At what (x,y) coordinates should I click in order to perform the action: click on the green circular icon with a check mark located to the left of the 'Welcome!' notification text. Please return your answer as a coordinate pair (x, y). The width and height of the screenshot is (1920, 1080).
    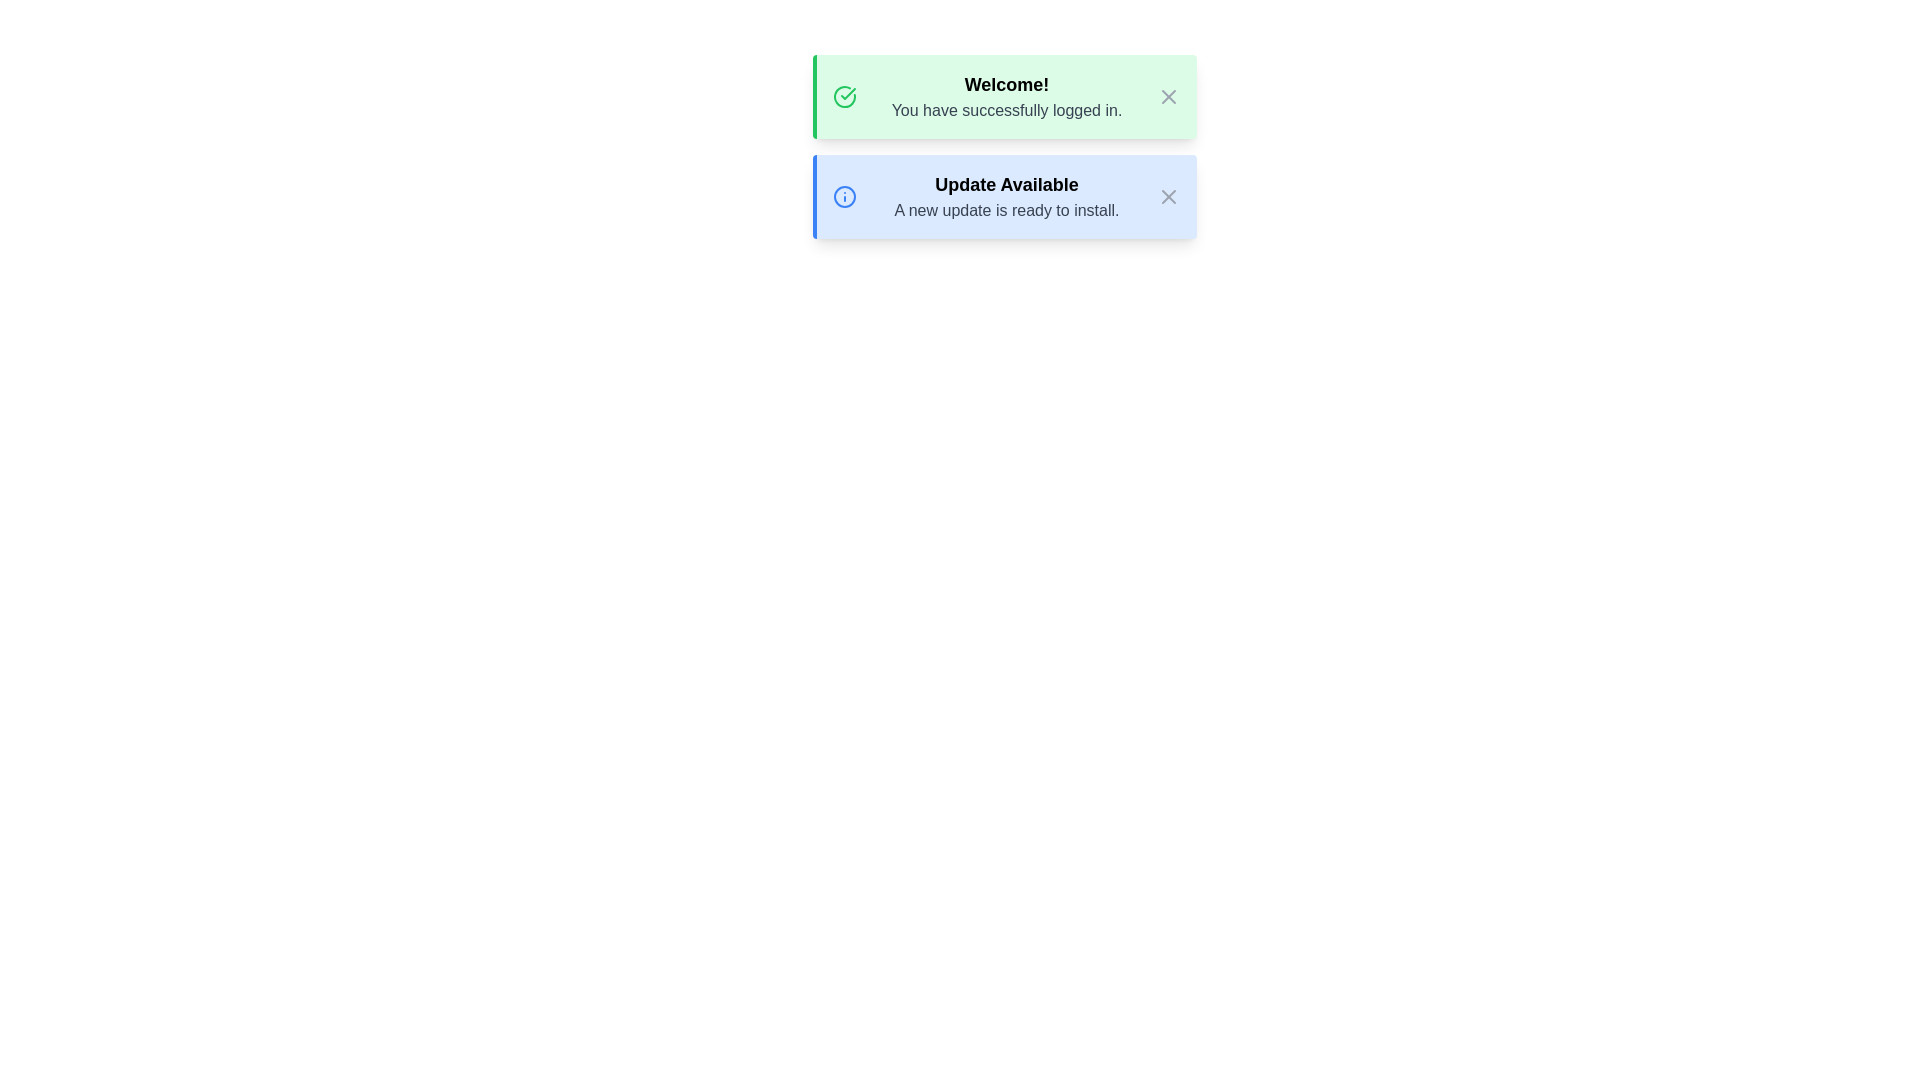
    Looking at the image, I should click on (844, 96).